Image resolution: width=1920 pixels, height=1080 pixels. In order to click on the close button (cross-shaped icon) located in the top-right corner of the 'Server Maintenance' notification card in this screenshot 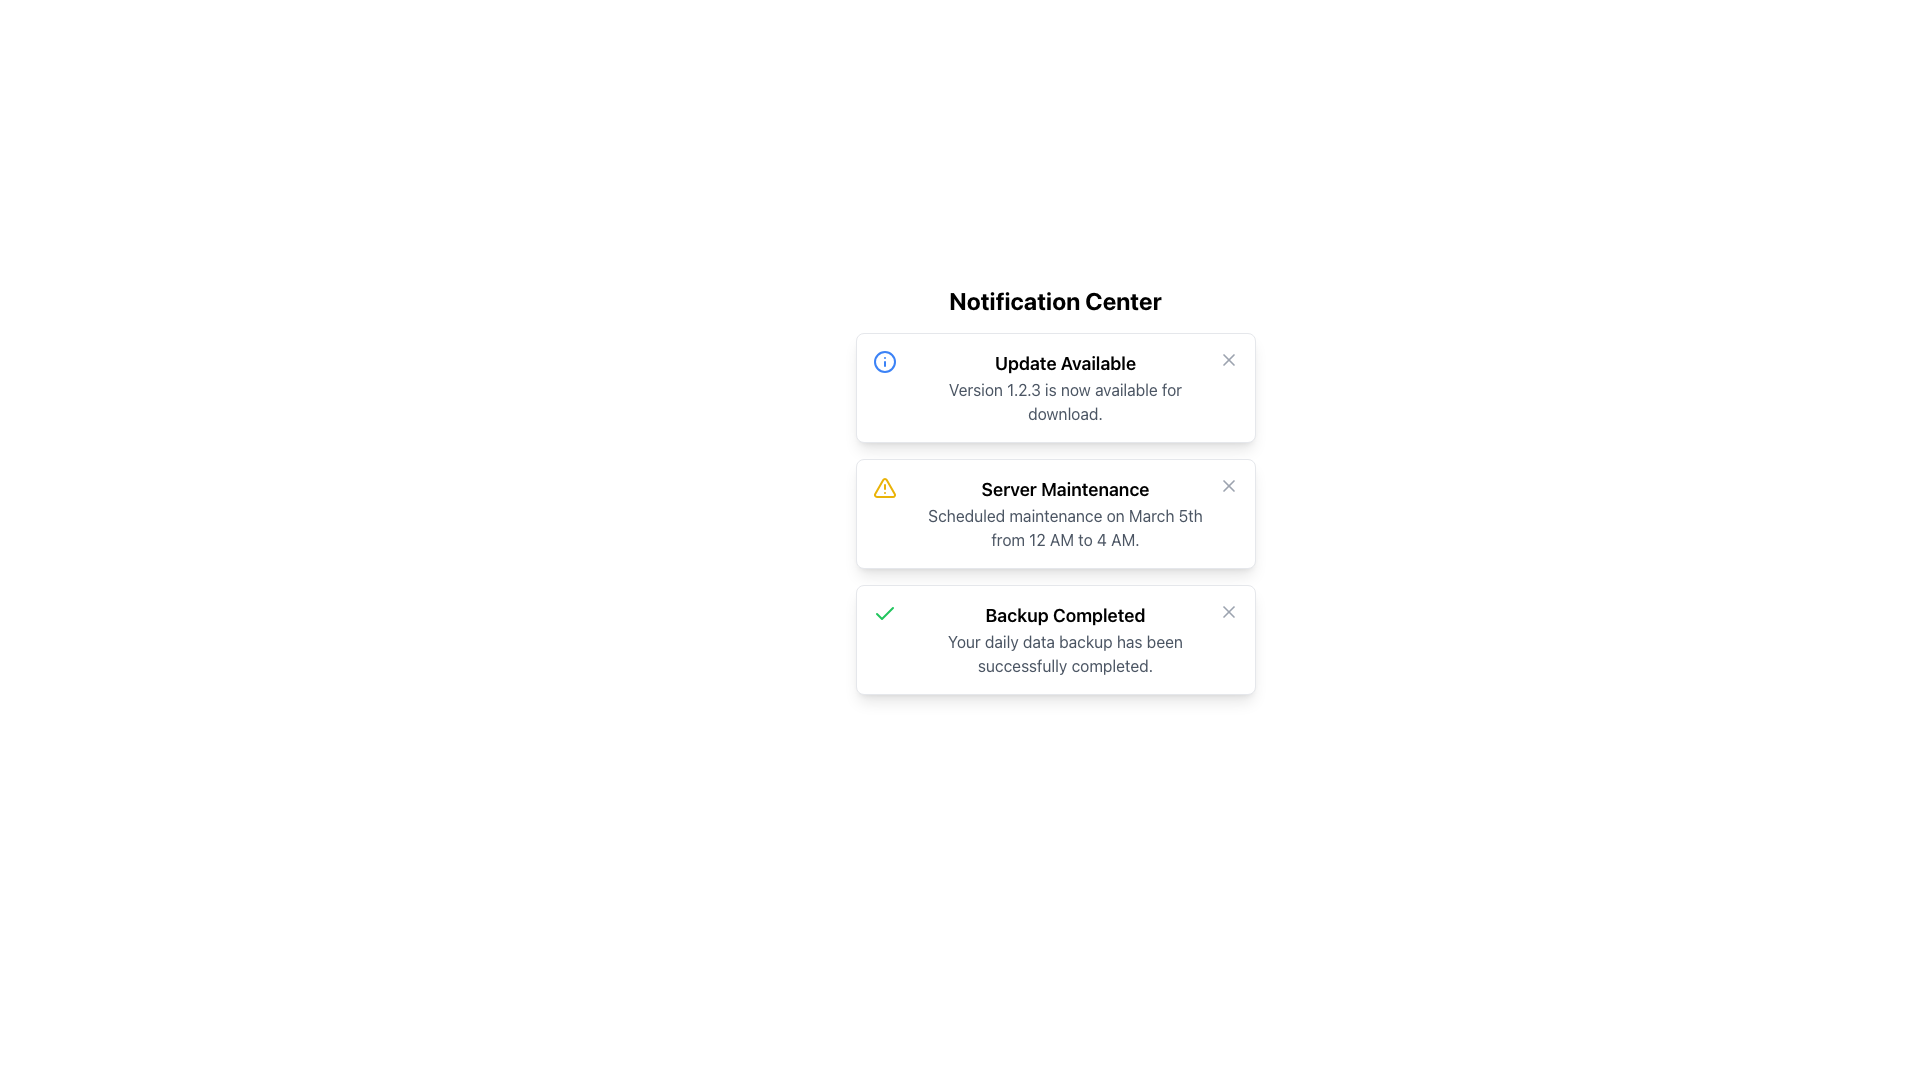, I will do `click(1227, 486)`.